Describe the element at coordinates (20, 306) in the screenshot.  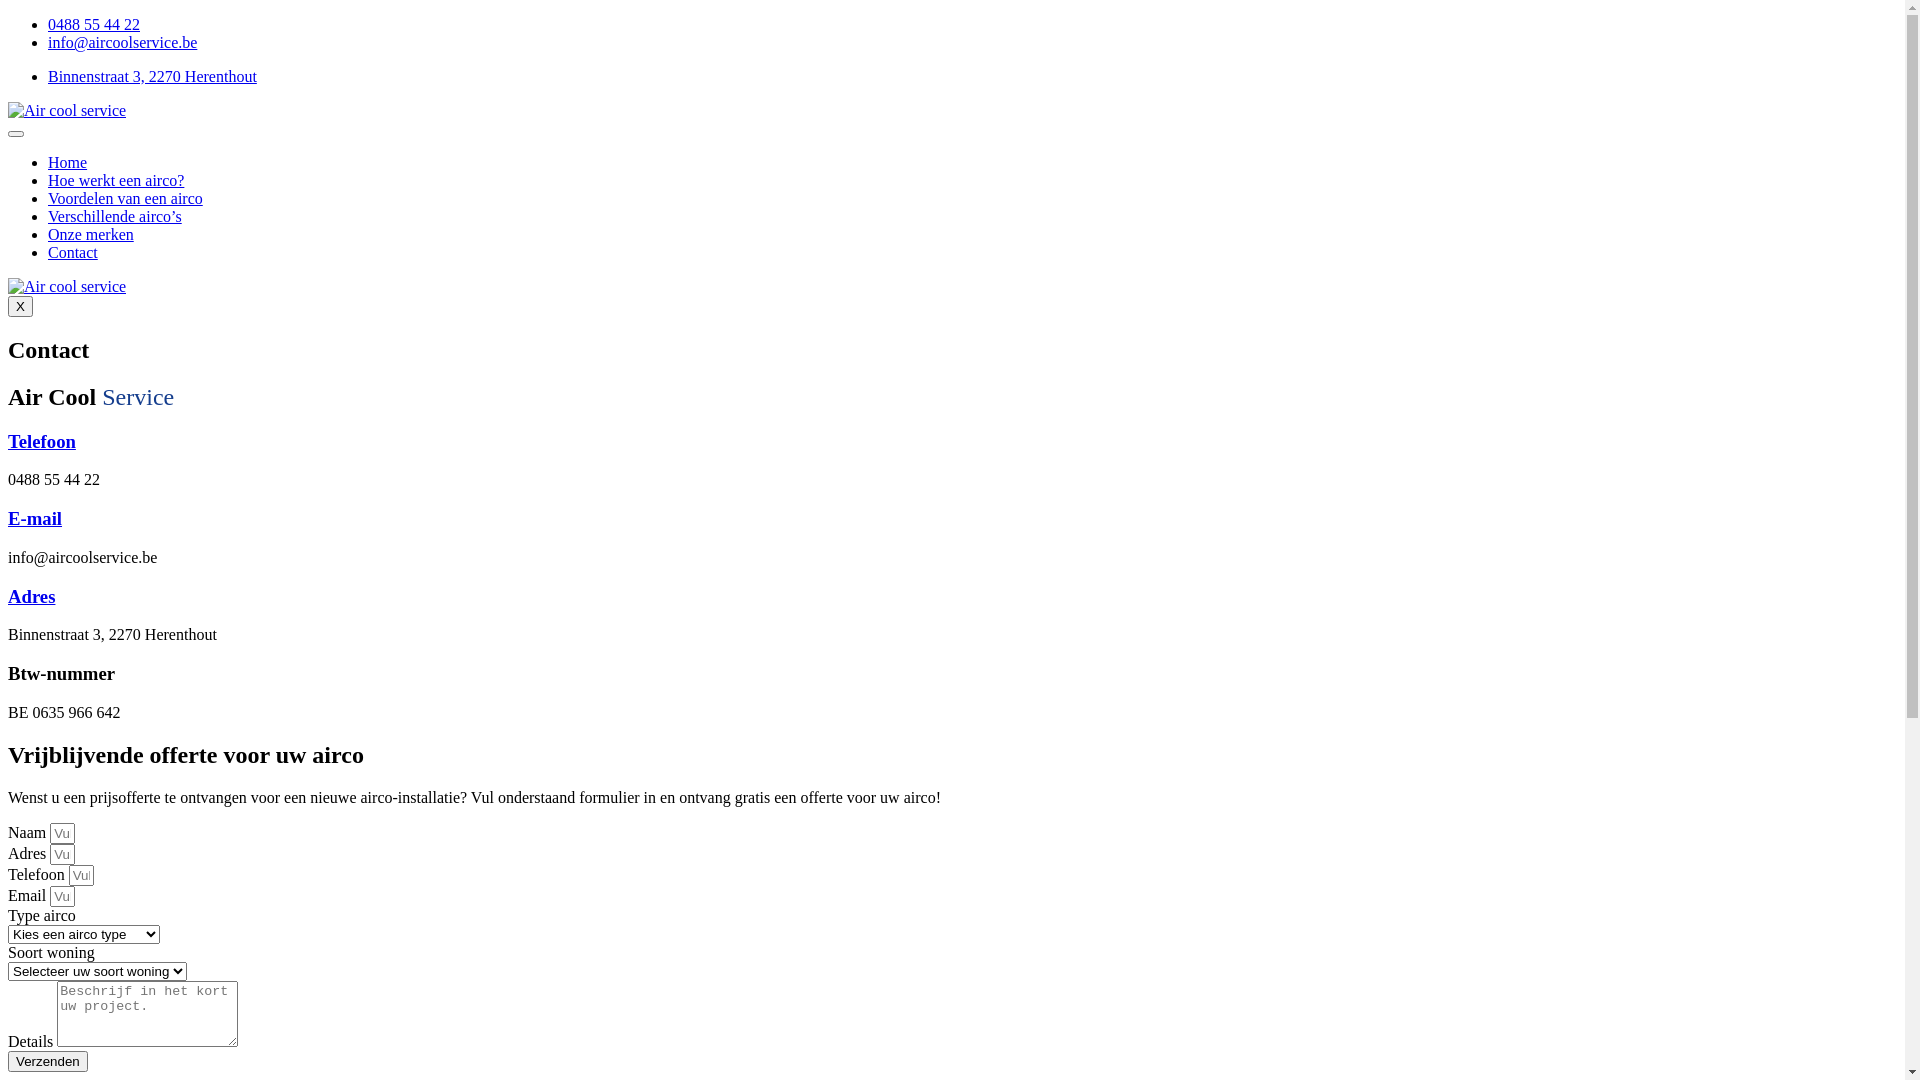
I see `'X'` at that location.